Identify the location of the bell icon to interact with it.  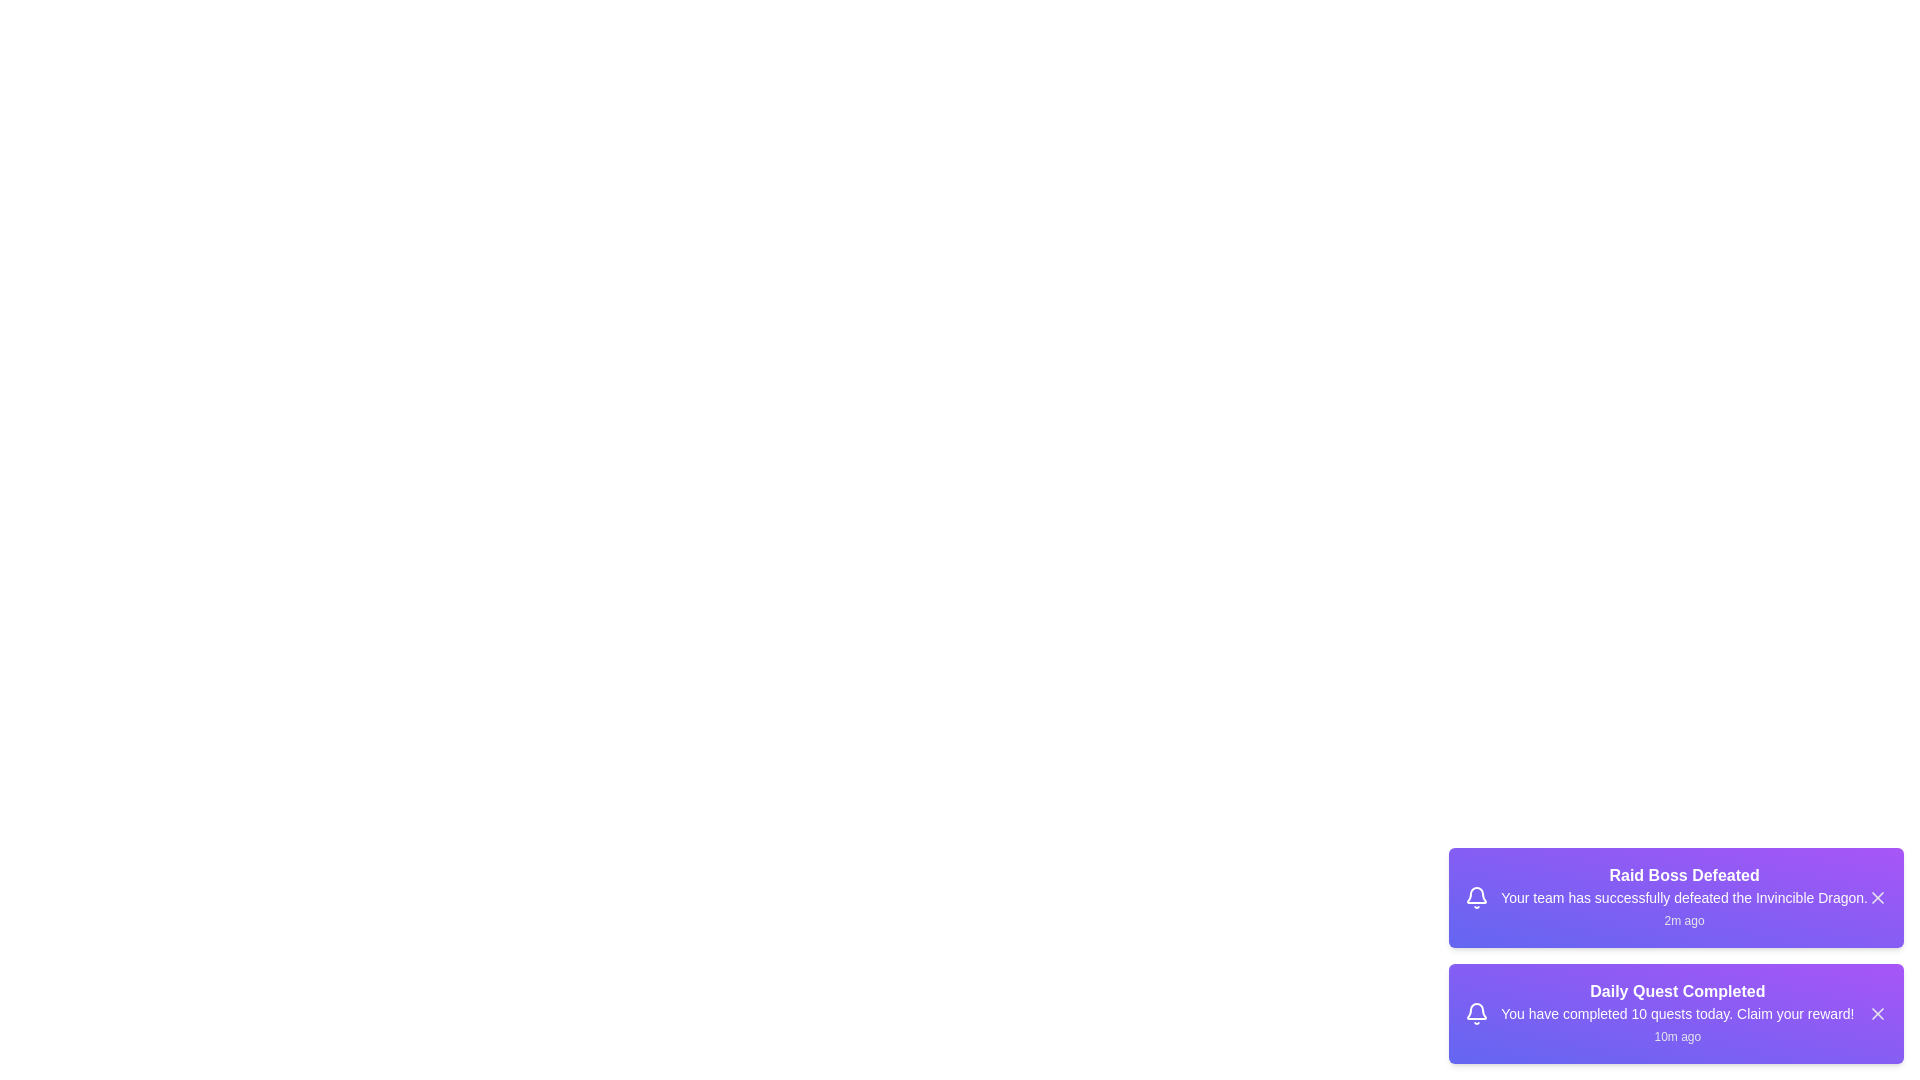
(1477, 897).